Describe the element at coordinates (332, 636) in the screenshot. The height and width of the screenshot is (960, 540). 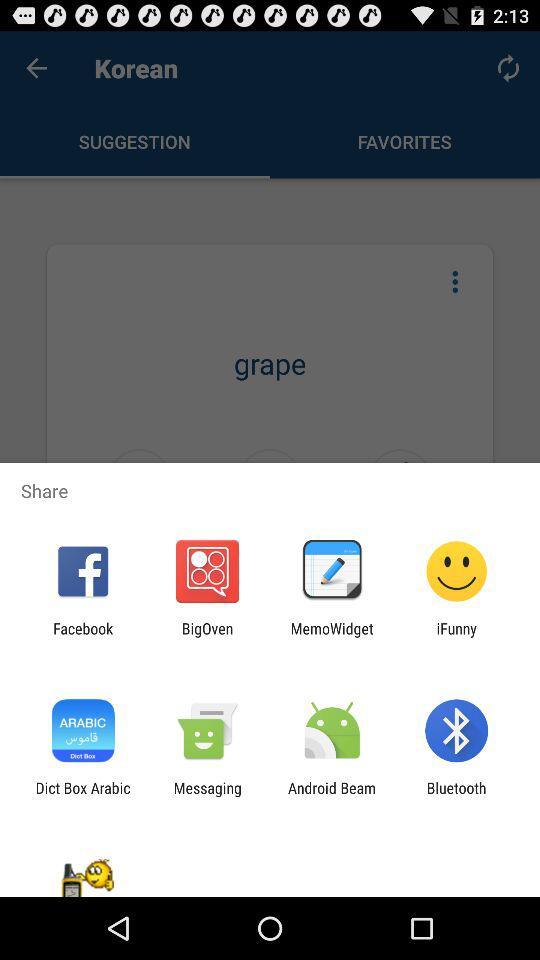
I see `item next to the bigoven app` at that location.